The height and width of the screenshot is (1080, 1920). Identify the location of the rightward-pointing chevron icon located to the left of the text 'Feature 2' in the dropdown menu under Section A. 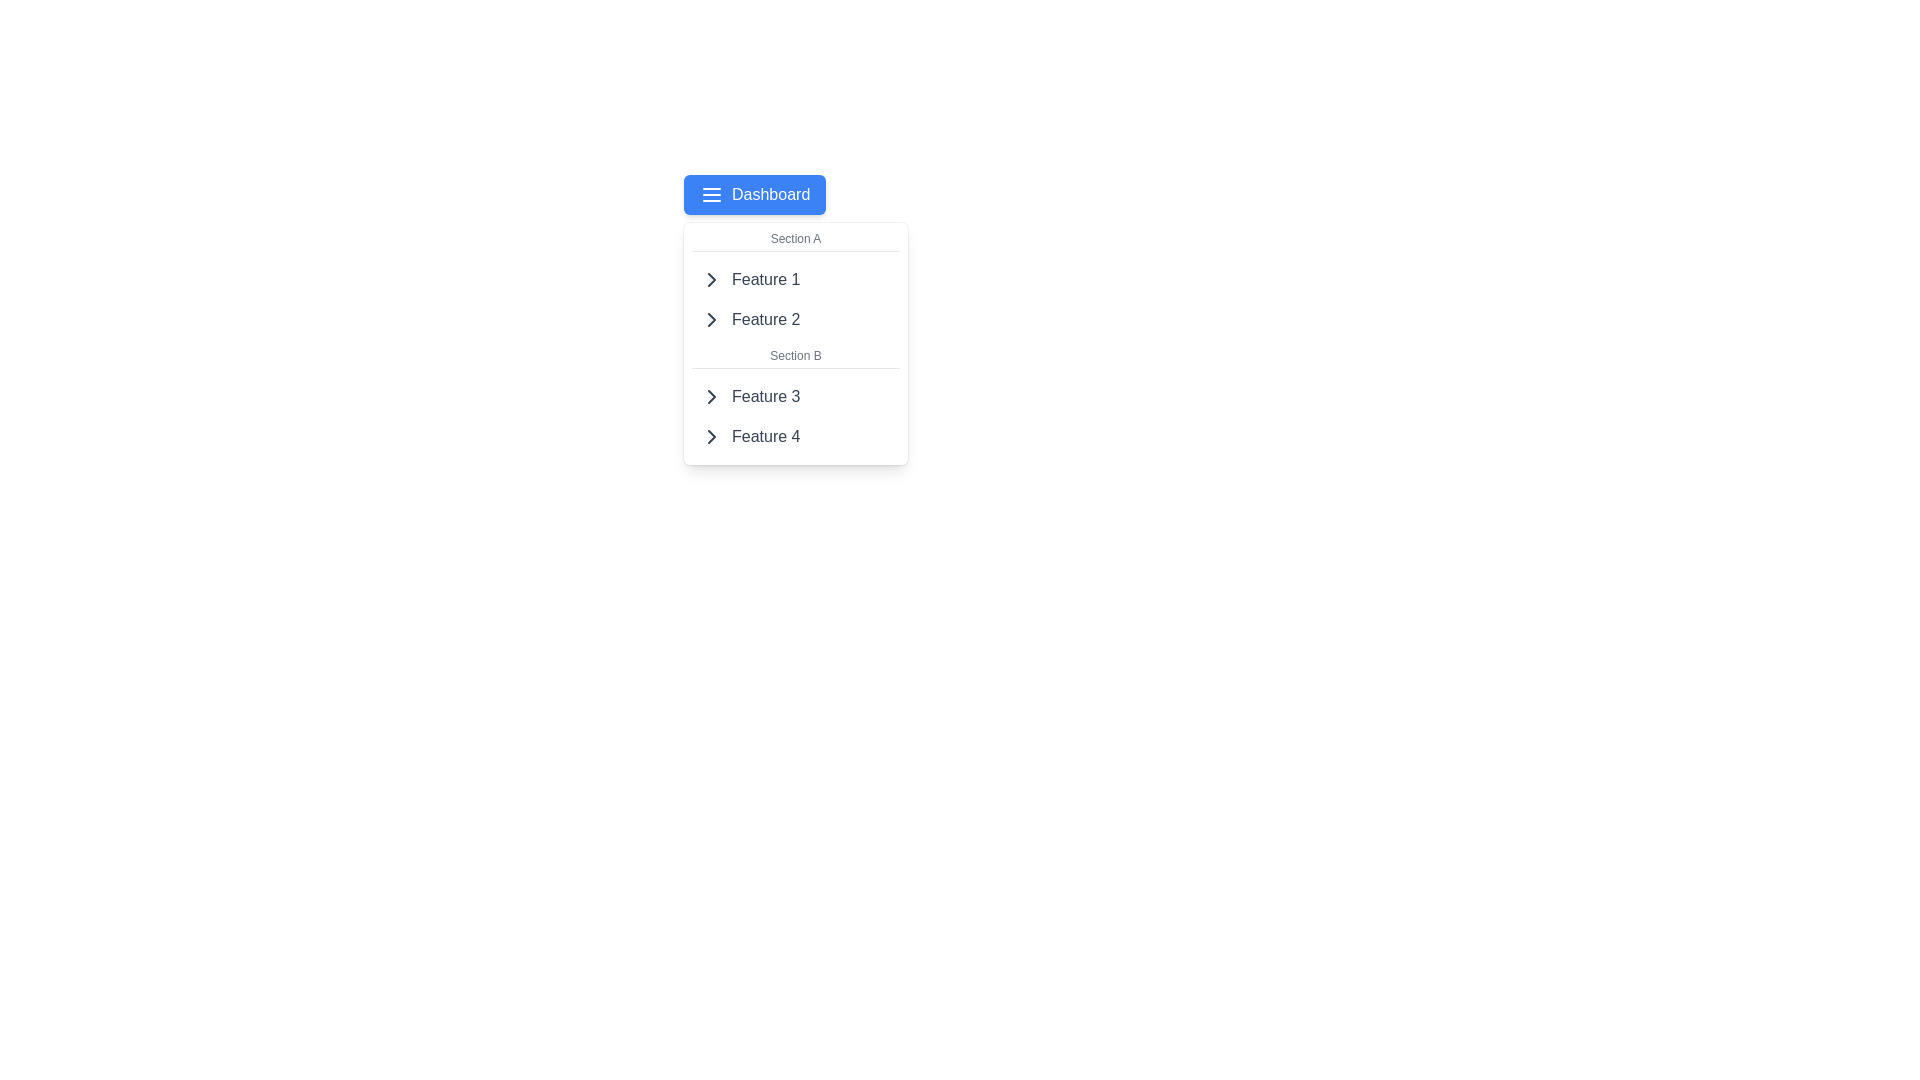
(711, 319).